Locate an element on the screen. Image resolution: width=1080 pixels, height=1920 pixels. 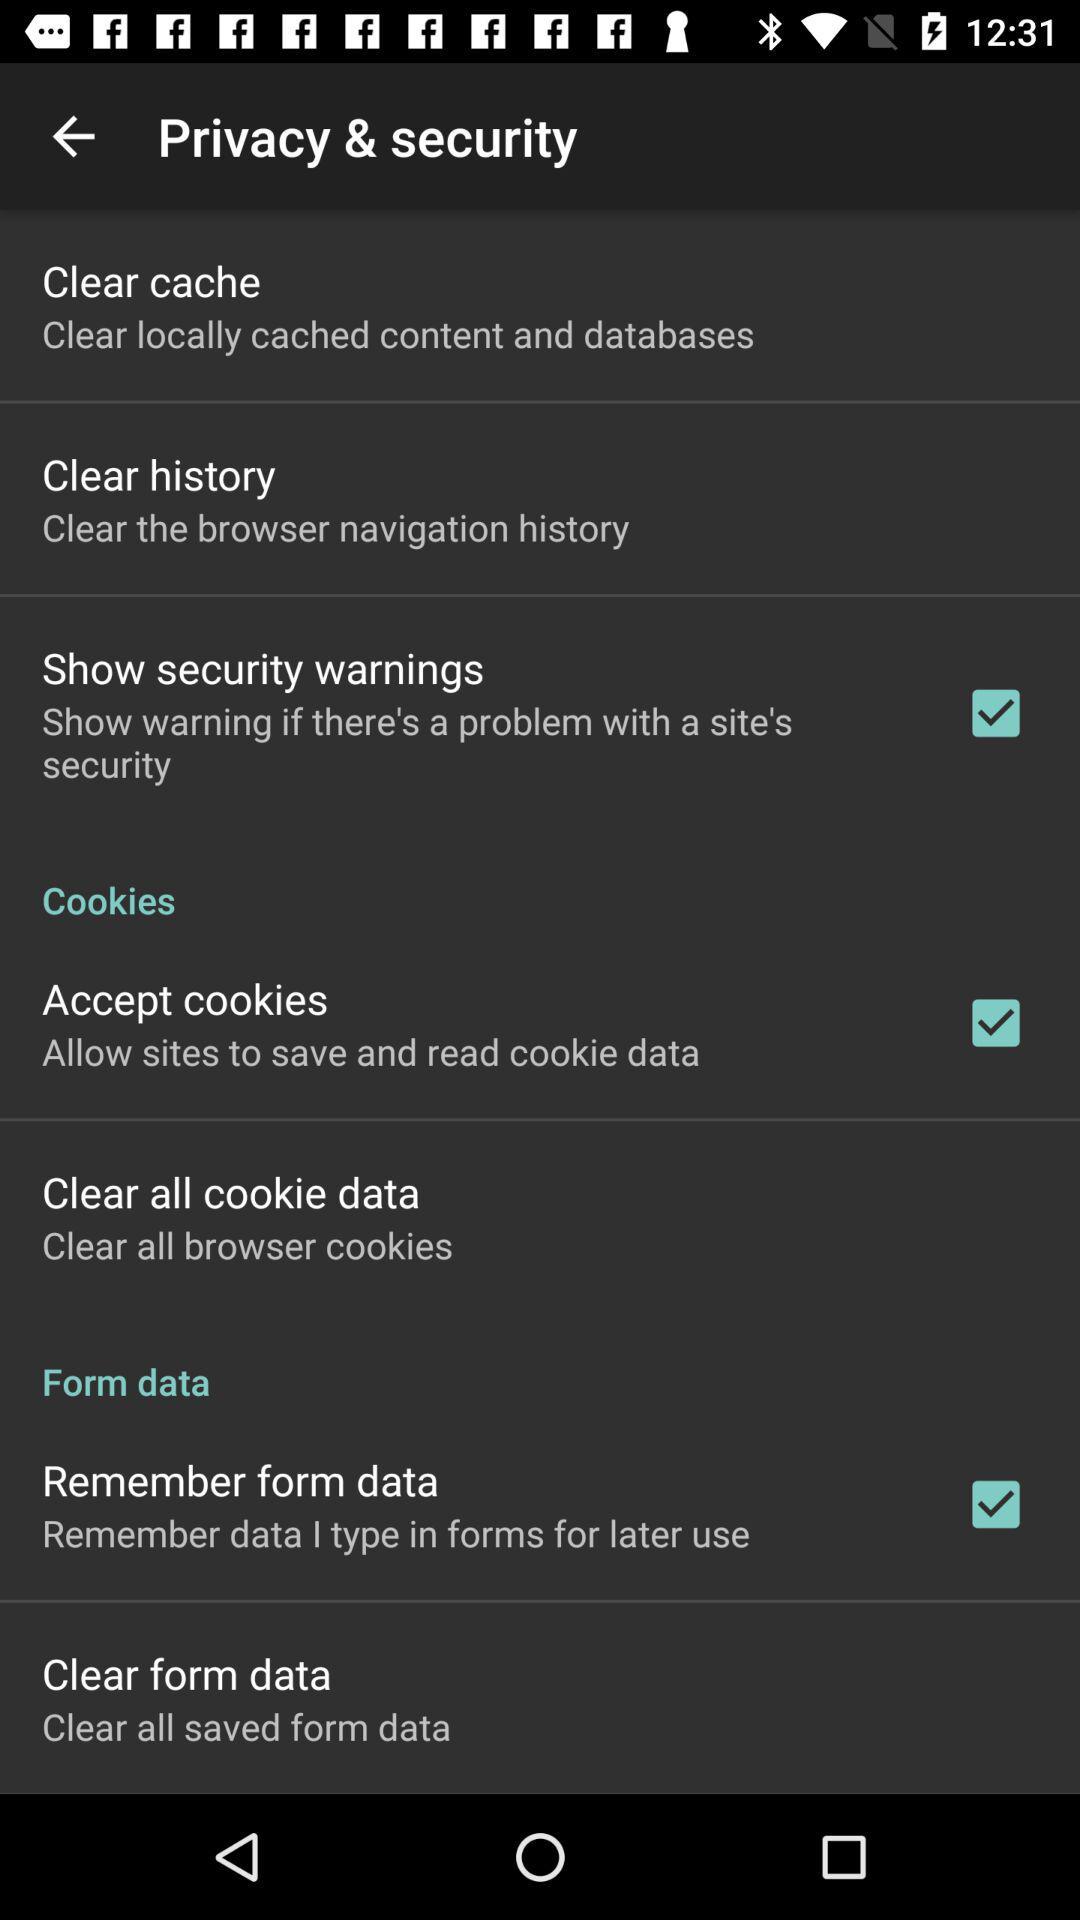
the app below cookies is located at coordinates (185, 998).